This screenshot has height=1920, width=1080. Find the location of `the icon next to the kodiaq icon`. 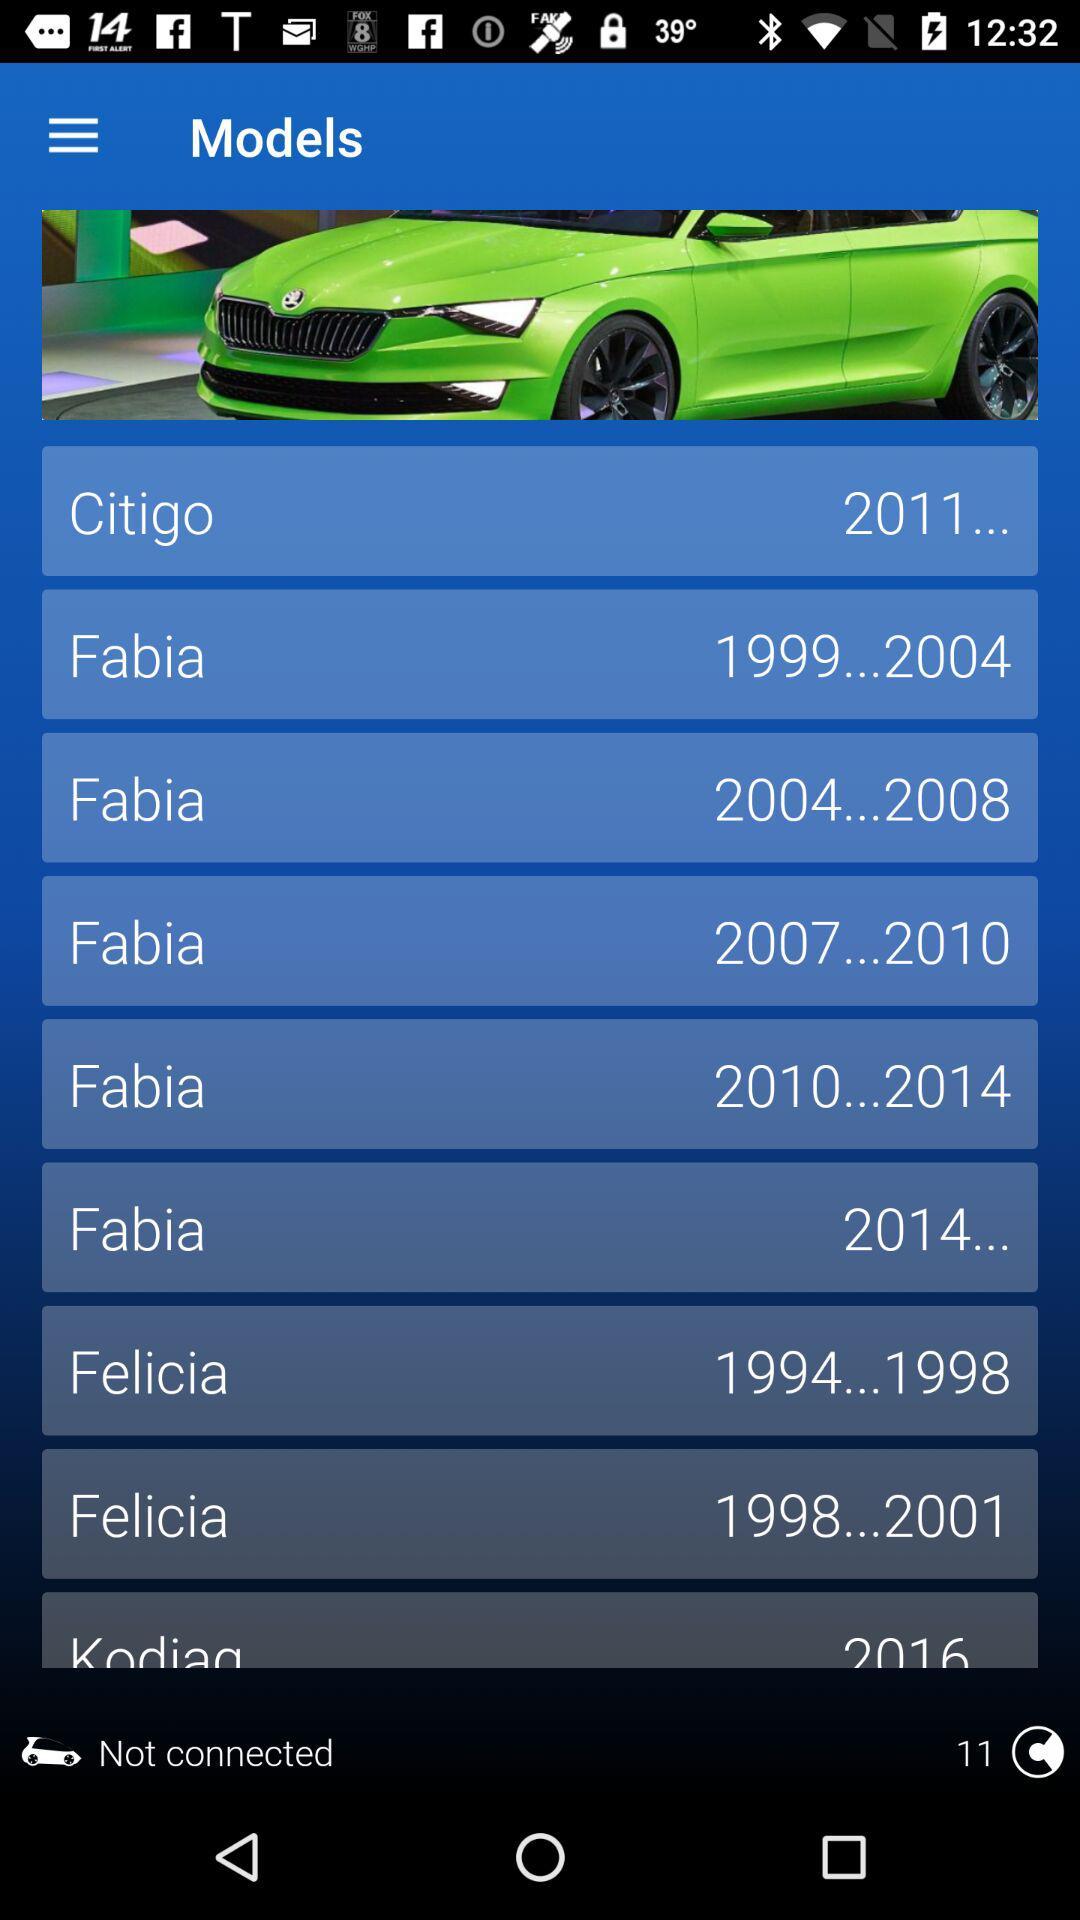

the icon next to the kodiaq icon is located at coordinates (926, 1630).